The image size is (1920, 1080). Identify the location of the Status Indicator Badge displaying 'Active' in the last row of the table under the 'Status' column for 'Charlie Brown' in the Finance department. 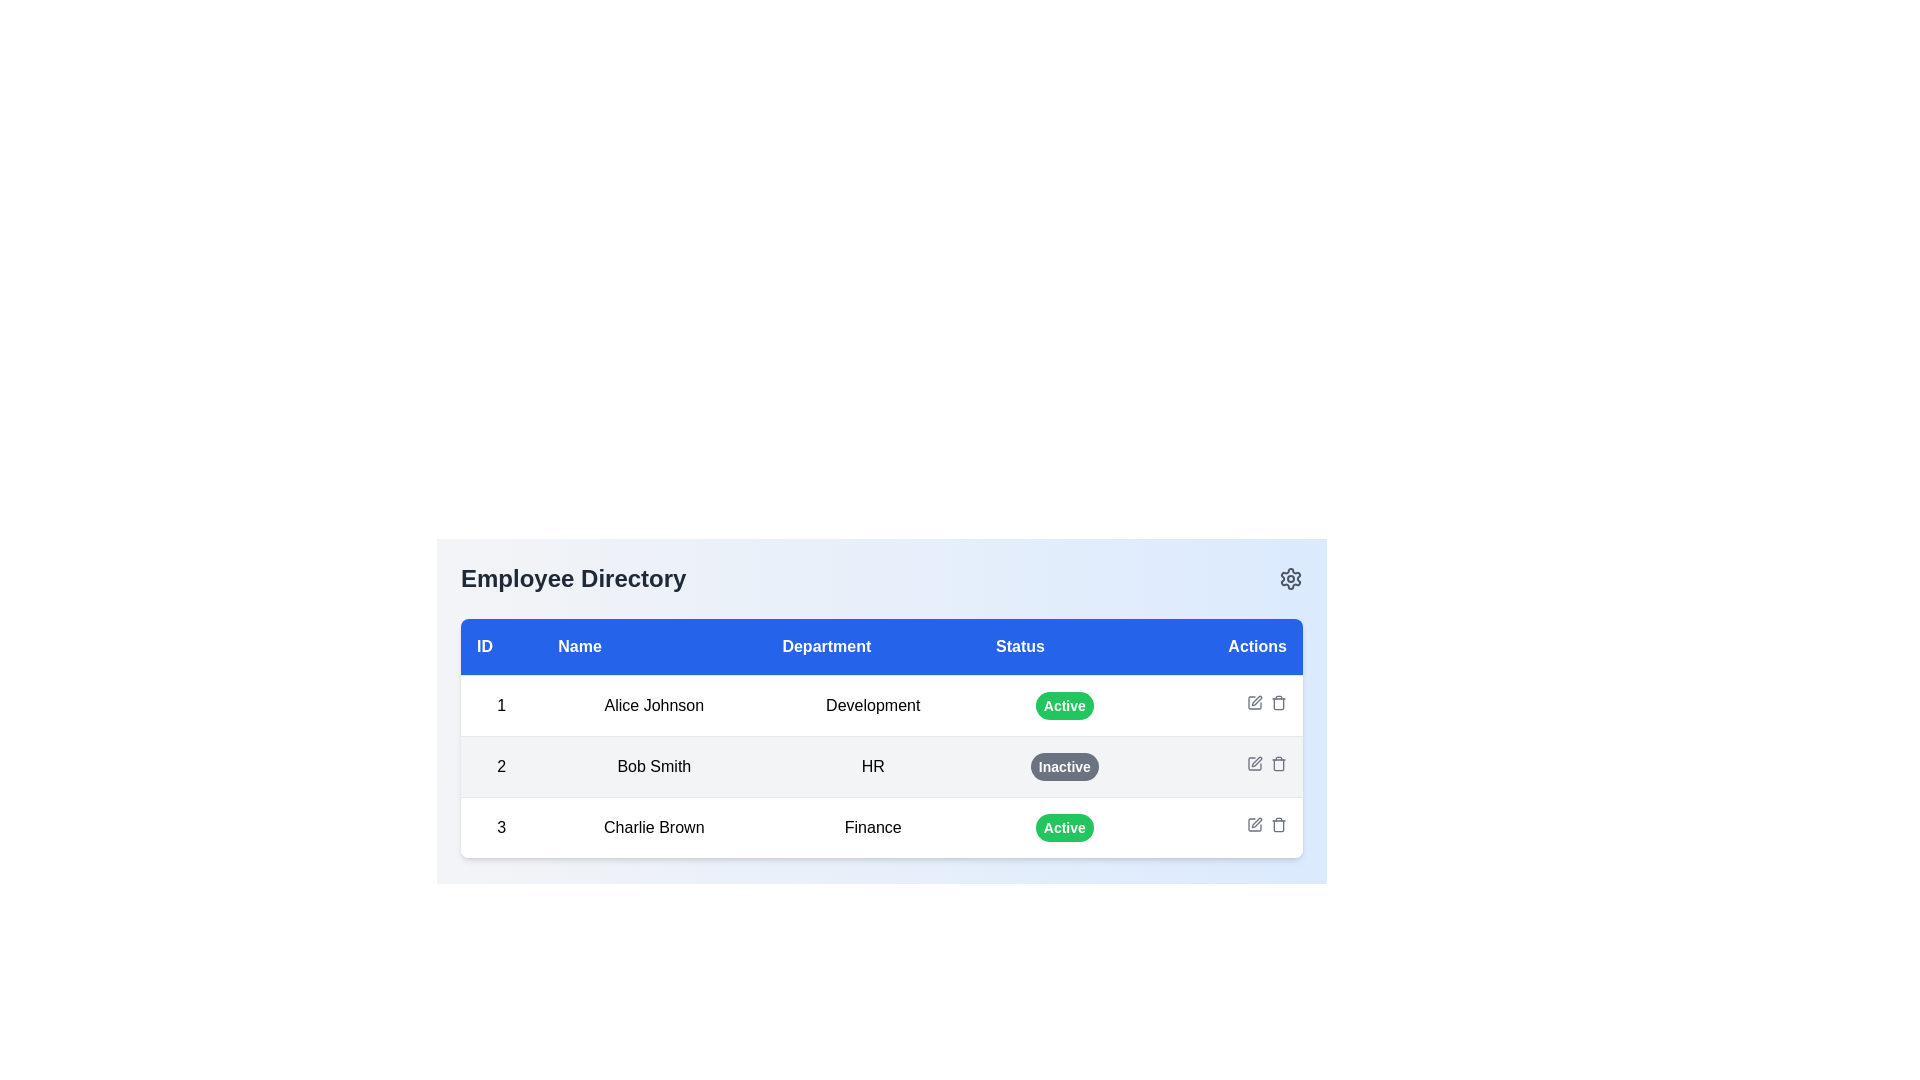
(1063, 827).